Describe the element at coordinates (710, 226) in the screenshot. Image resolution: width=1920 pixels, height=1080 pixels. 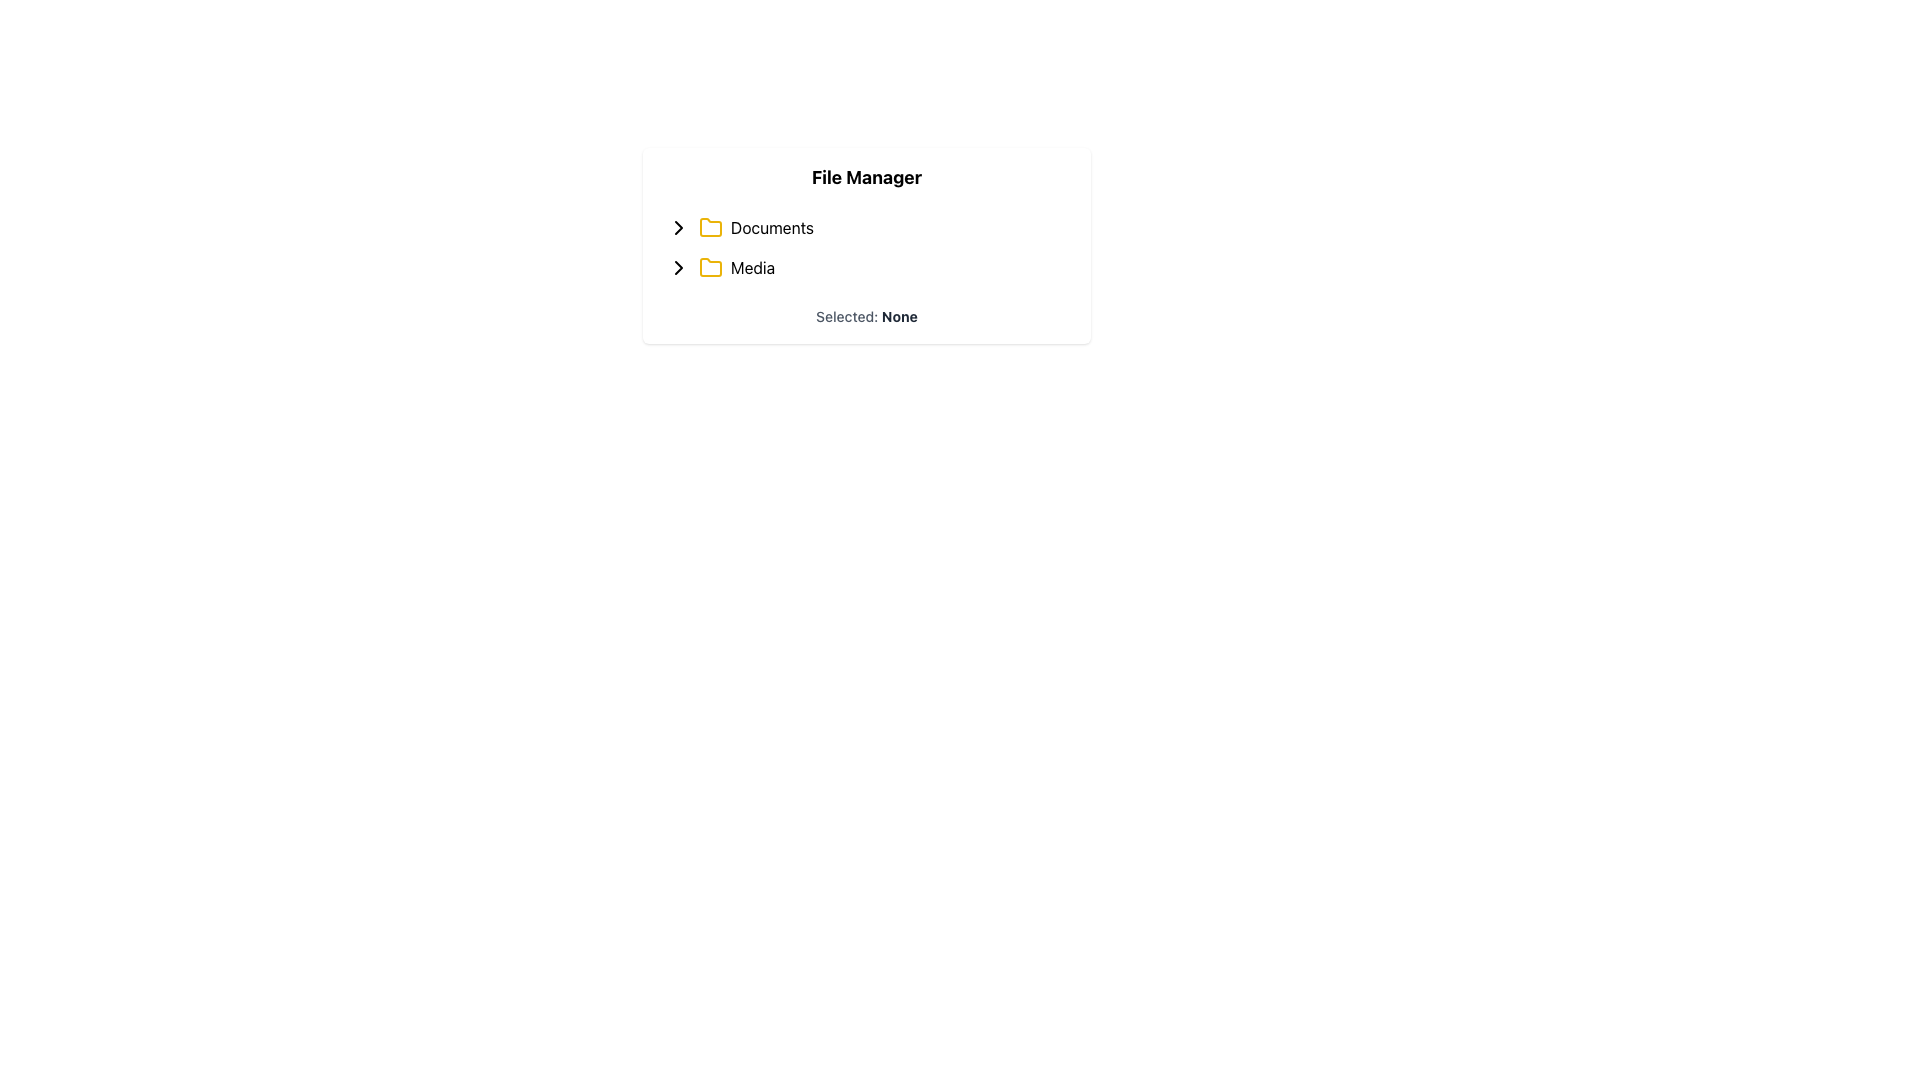
I see `the folder icon located under the 'File Manager' section, which is the second icon listed after the 'Documents' folder icon` at that location.